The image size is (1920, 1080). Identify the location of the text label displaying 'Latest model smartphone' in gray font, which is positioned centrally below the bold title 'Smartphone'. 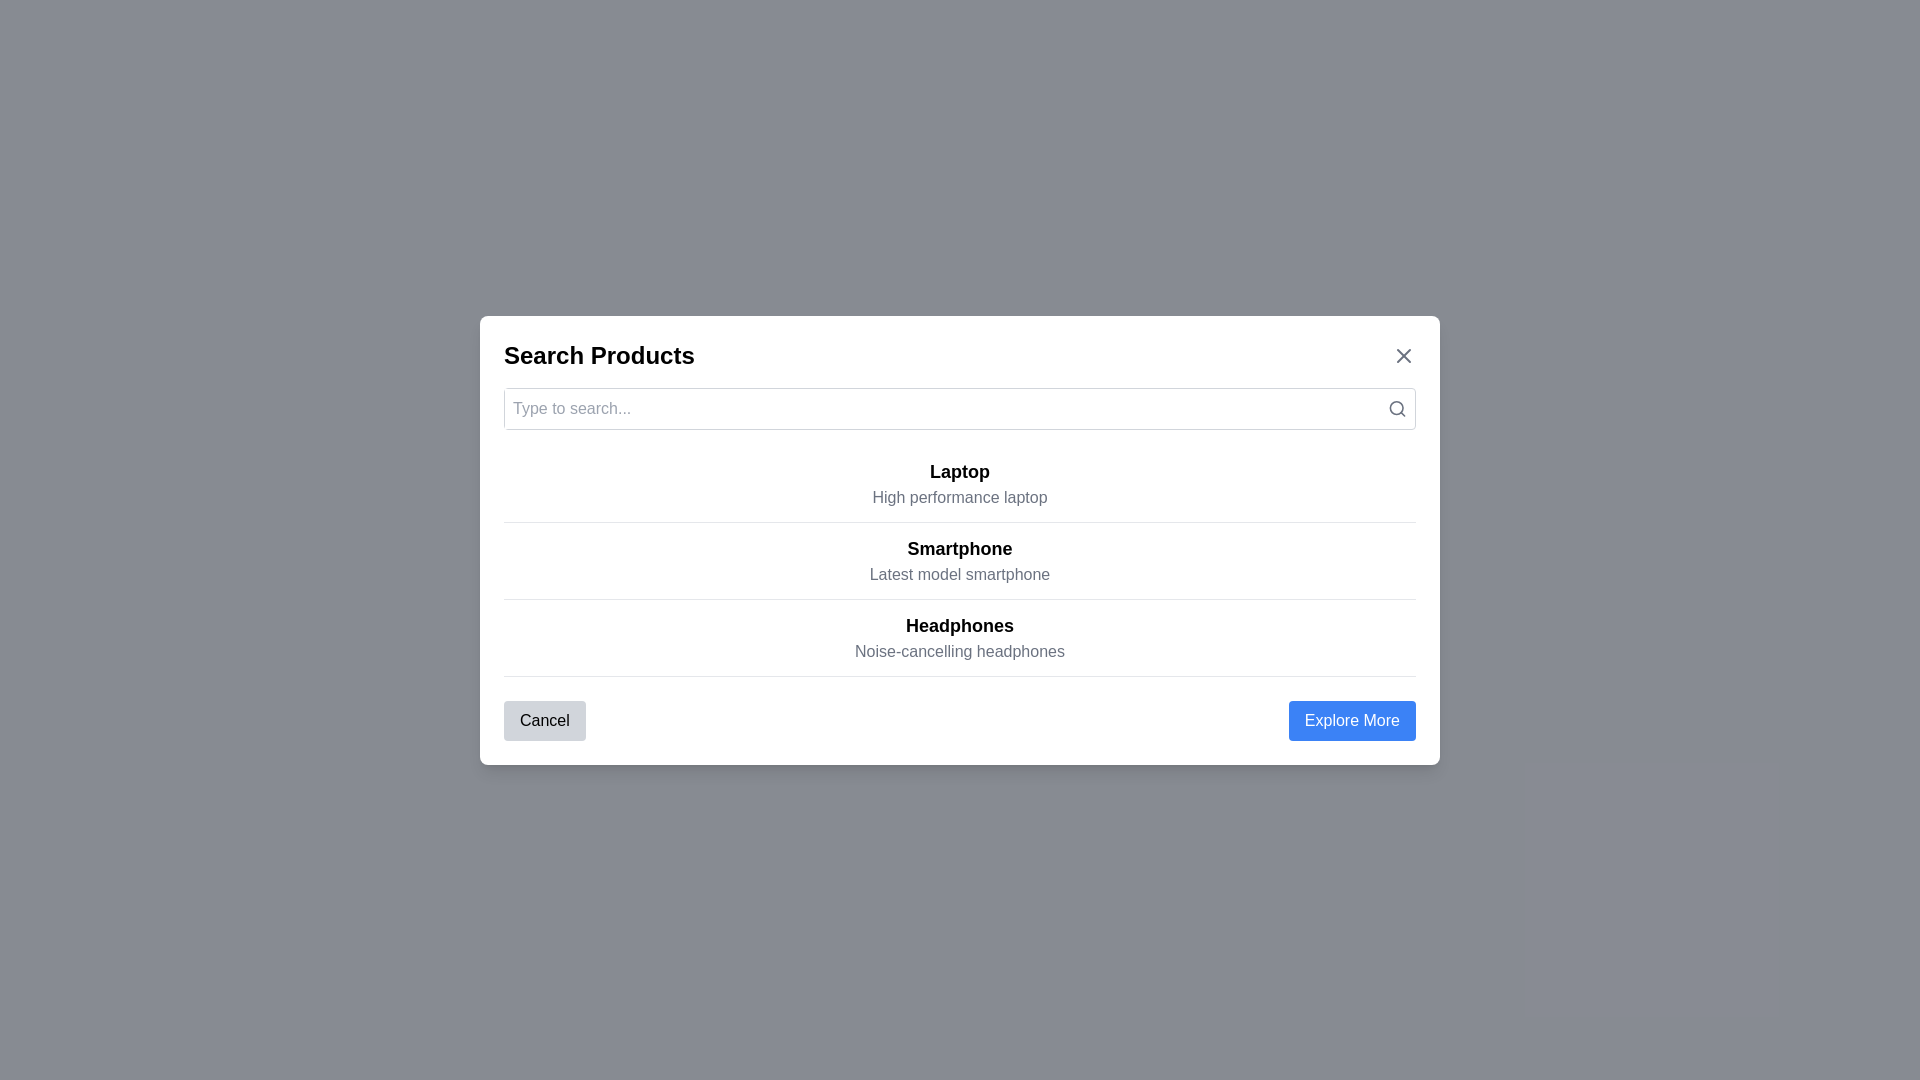
(960, 574).